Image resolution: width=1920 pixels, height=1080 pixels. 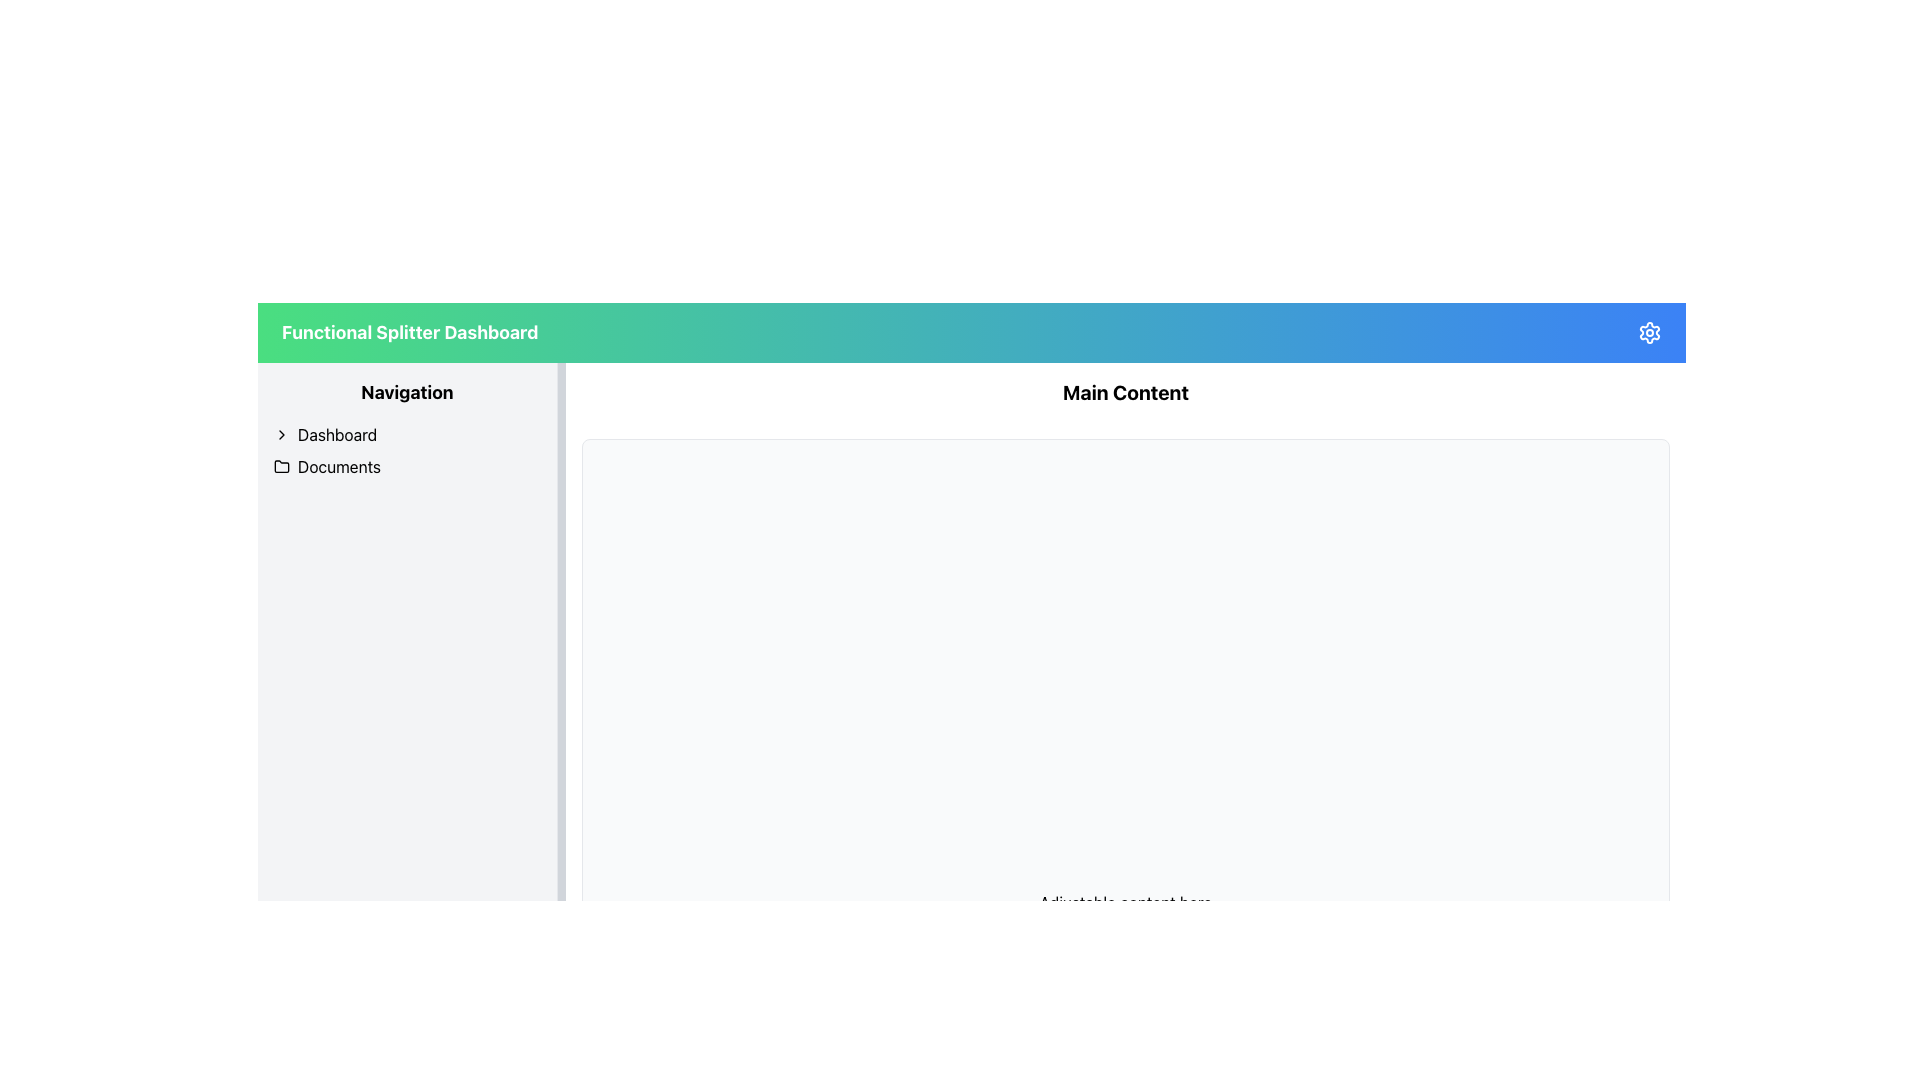 I want to click on the text label displaying 'Functional Splitter Dashboard' which is styled in bold white font on a gradient background from green to blue, located in the header bar on the left side of the interface, so click(x=409, y=331).